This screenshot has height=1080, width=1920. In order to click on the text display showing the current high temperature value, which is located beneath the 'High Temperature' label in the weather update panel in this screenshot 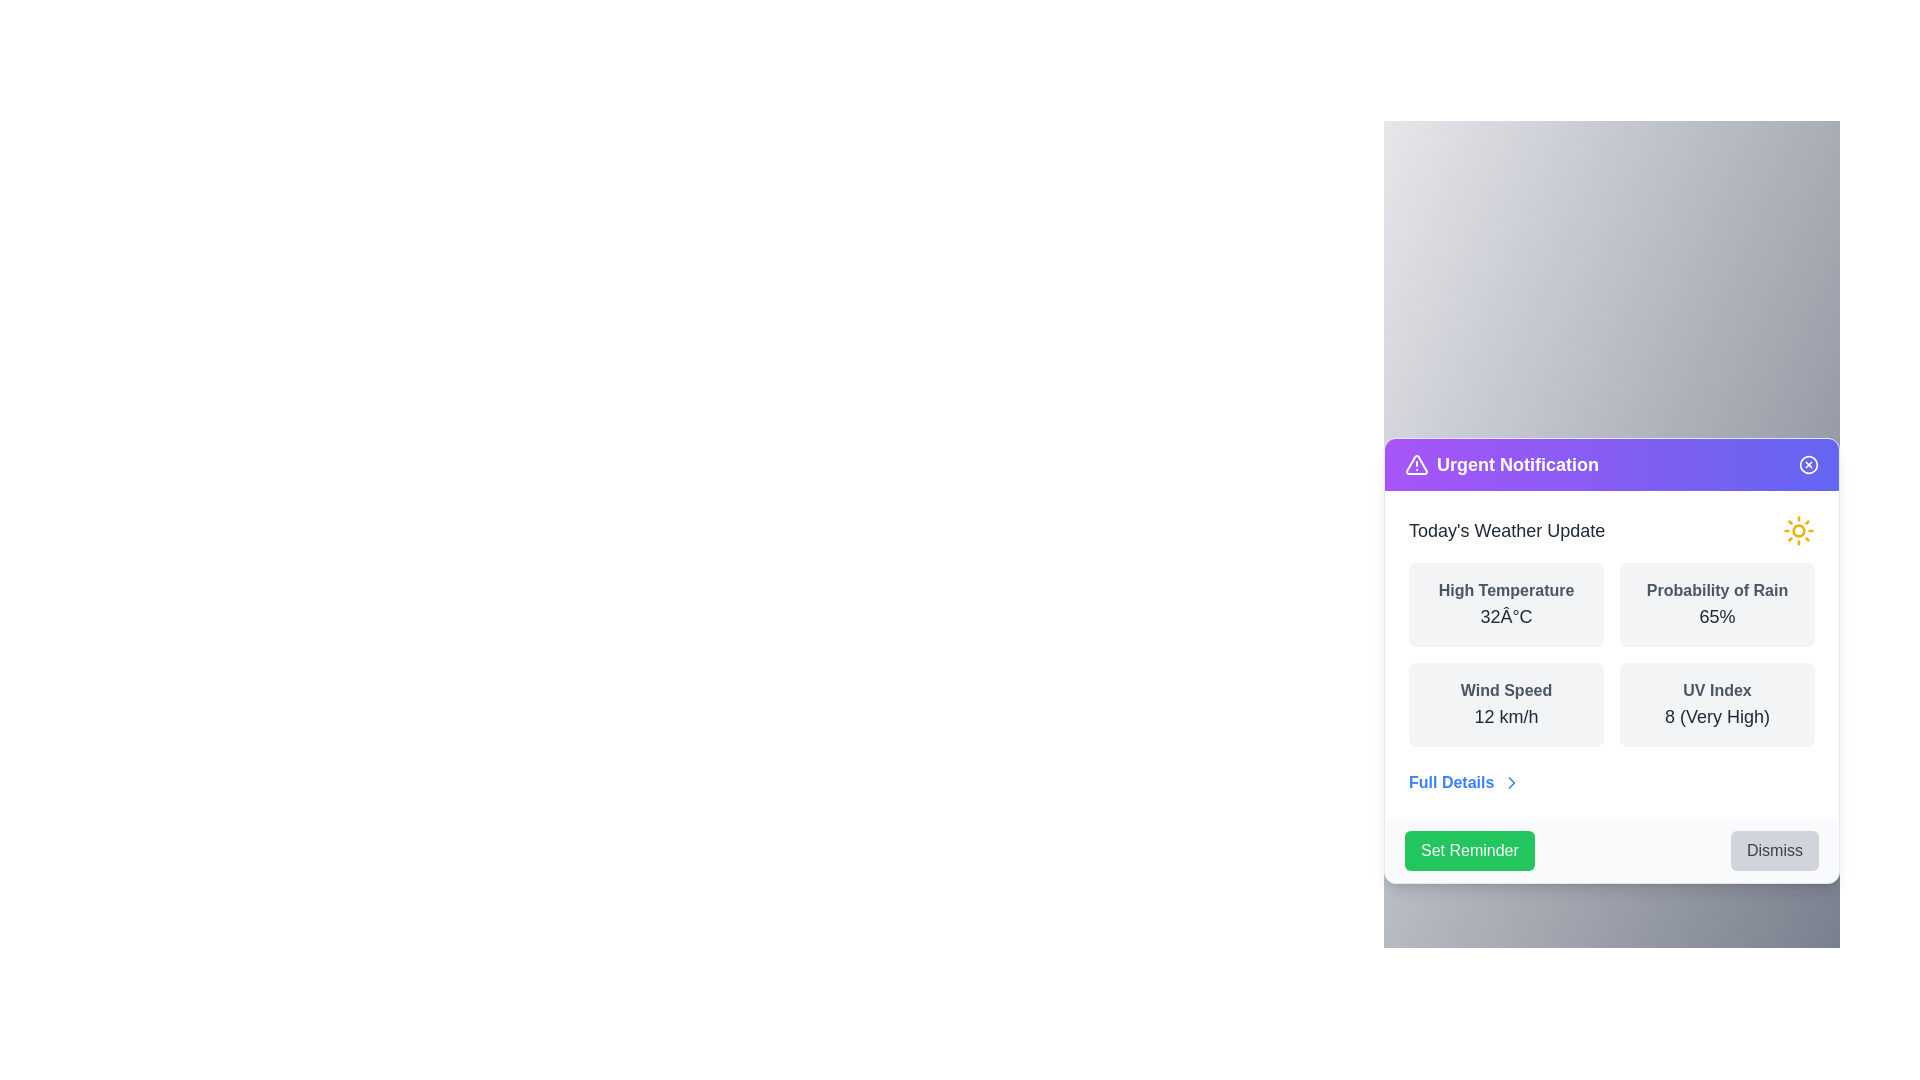, I will do `click(1506, 616)`.